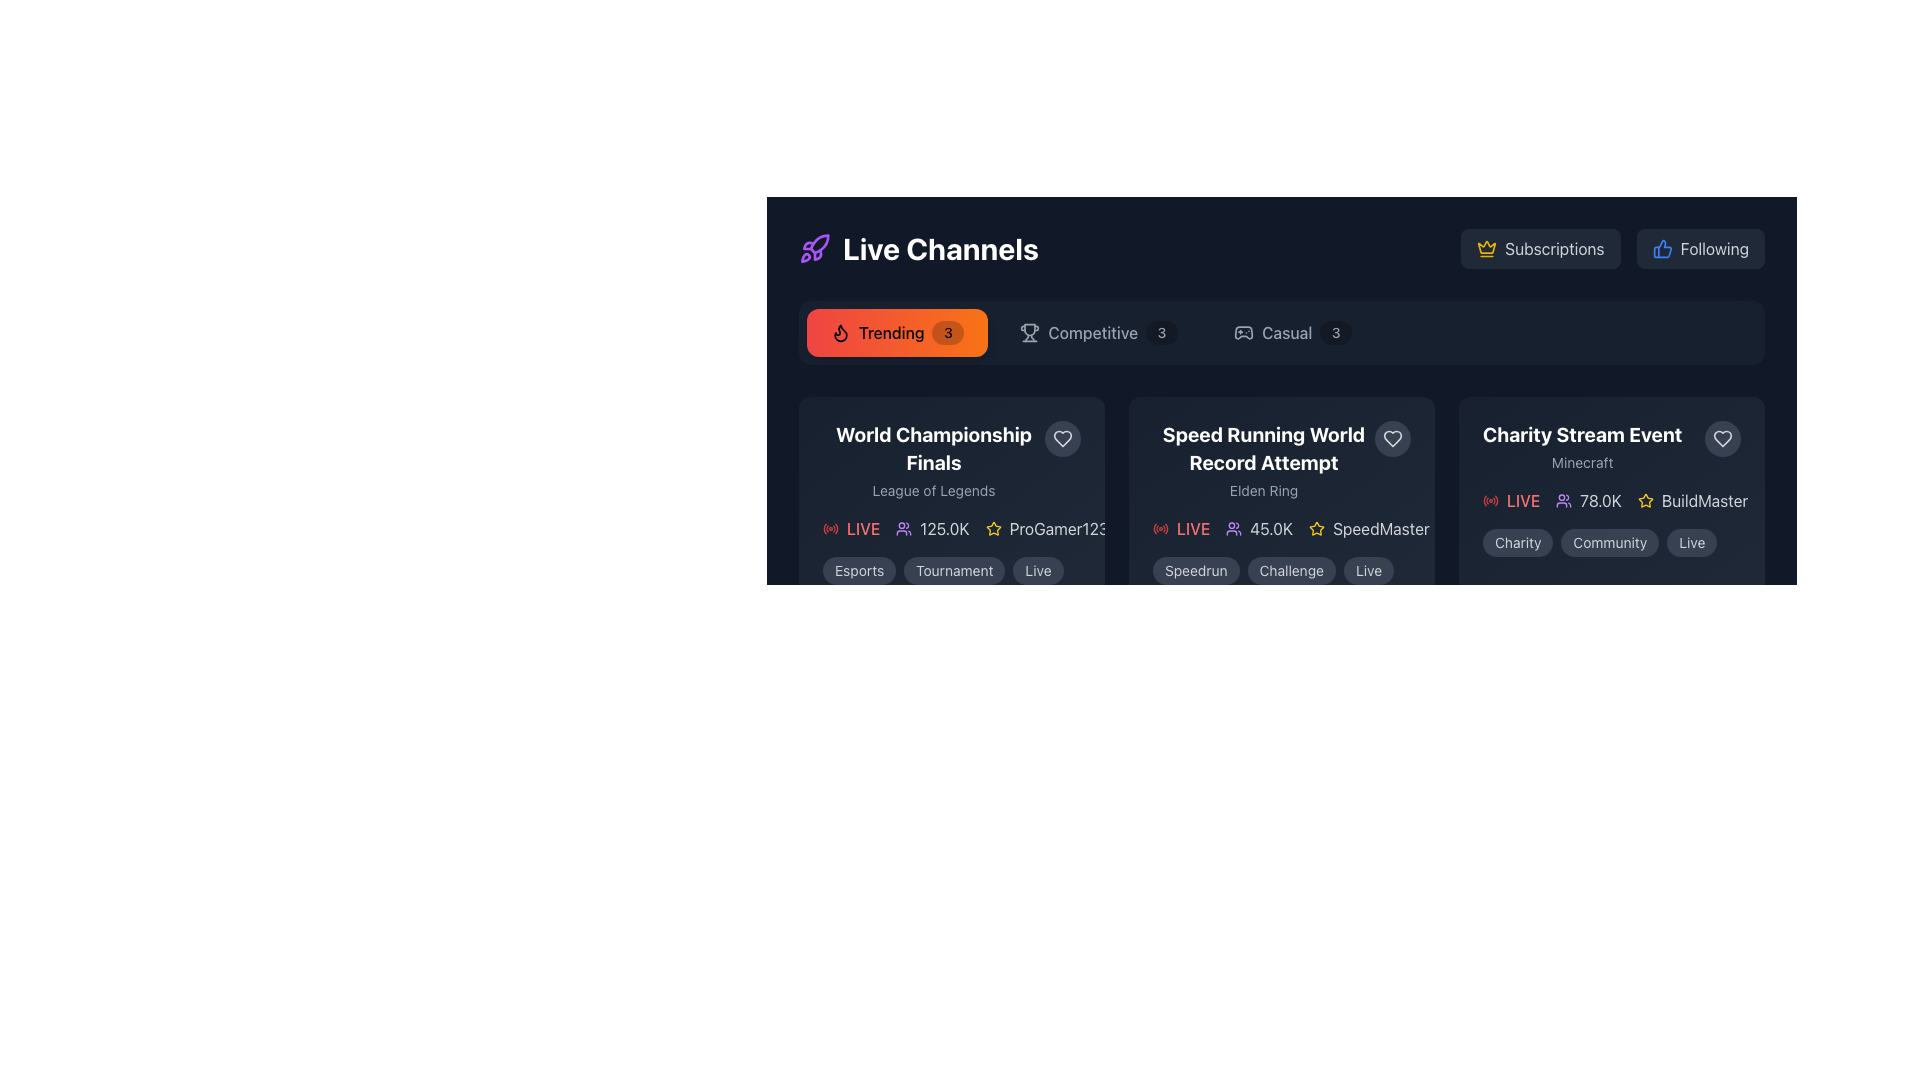  What do you see at coordinates (931, 527) in the screenshot?
I see `the numeric statistic text element displaying '125.0K' to associate the value with the event it belongs to` at bounding box center [931, 527].